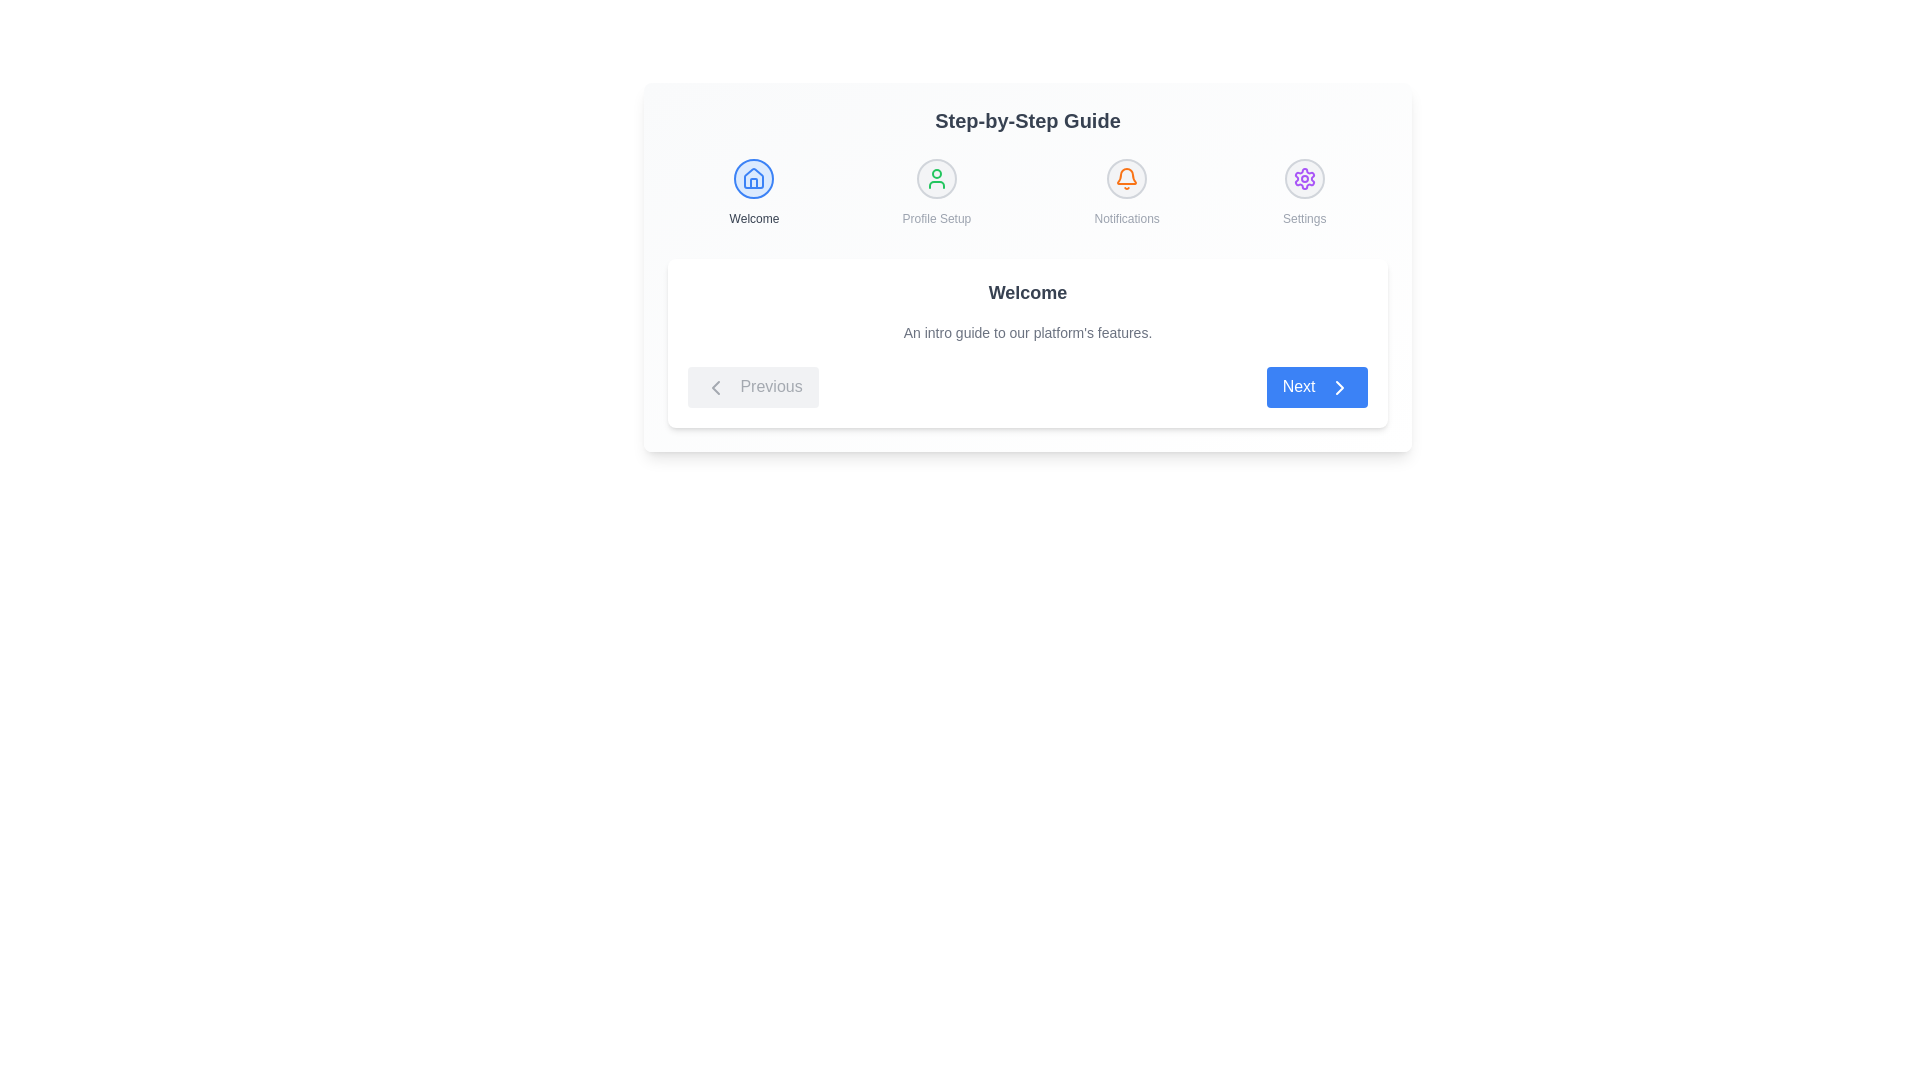 Image resolution: width=1920 pixels, height=1080 pixels. What do you see at coordinates (753, 183) in the screenshot?
I see `the vertical rectangular segment within the house-like icon that is styled with blue strokes and positioned above the 'Welcome' text in the step-by-step guide interface` at bounding box center [753, 183].